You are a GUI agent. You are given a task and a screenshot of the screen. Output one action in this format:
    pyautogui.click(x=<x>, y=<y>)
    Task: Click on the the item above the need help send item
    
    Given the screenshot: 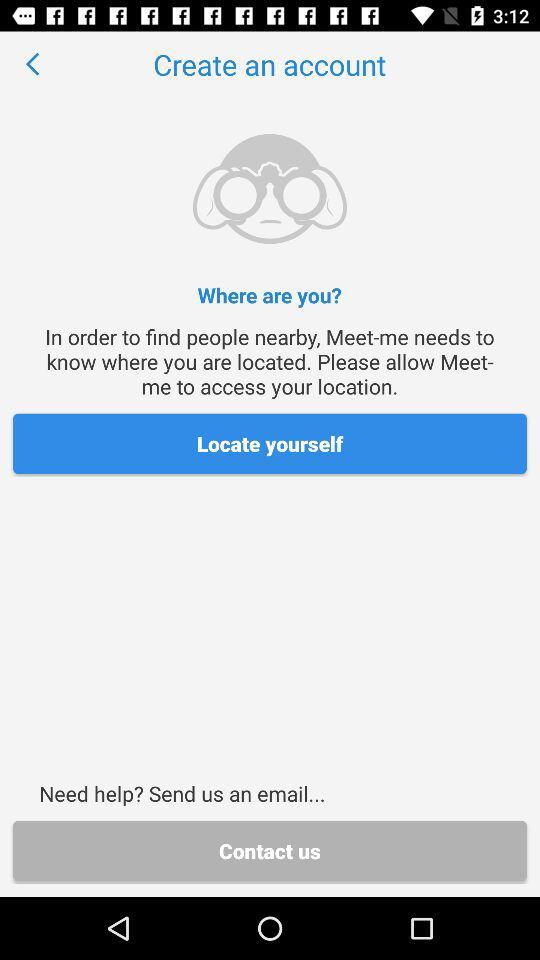 What is the action you would take?
    pyautogui.click(x=270, y=443)
    